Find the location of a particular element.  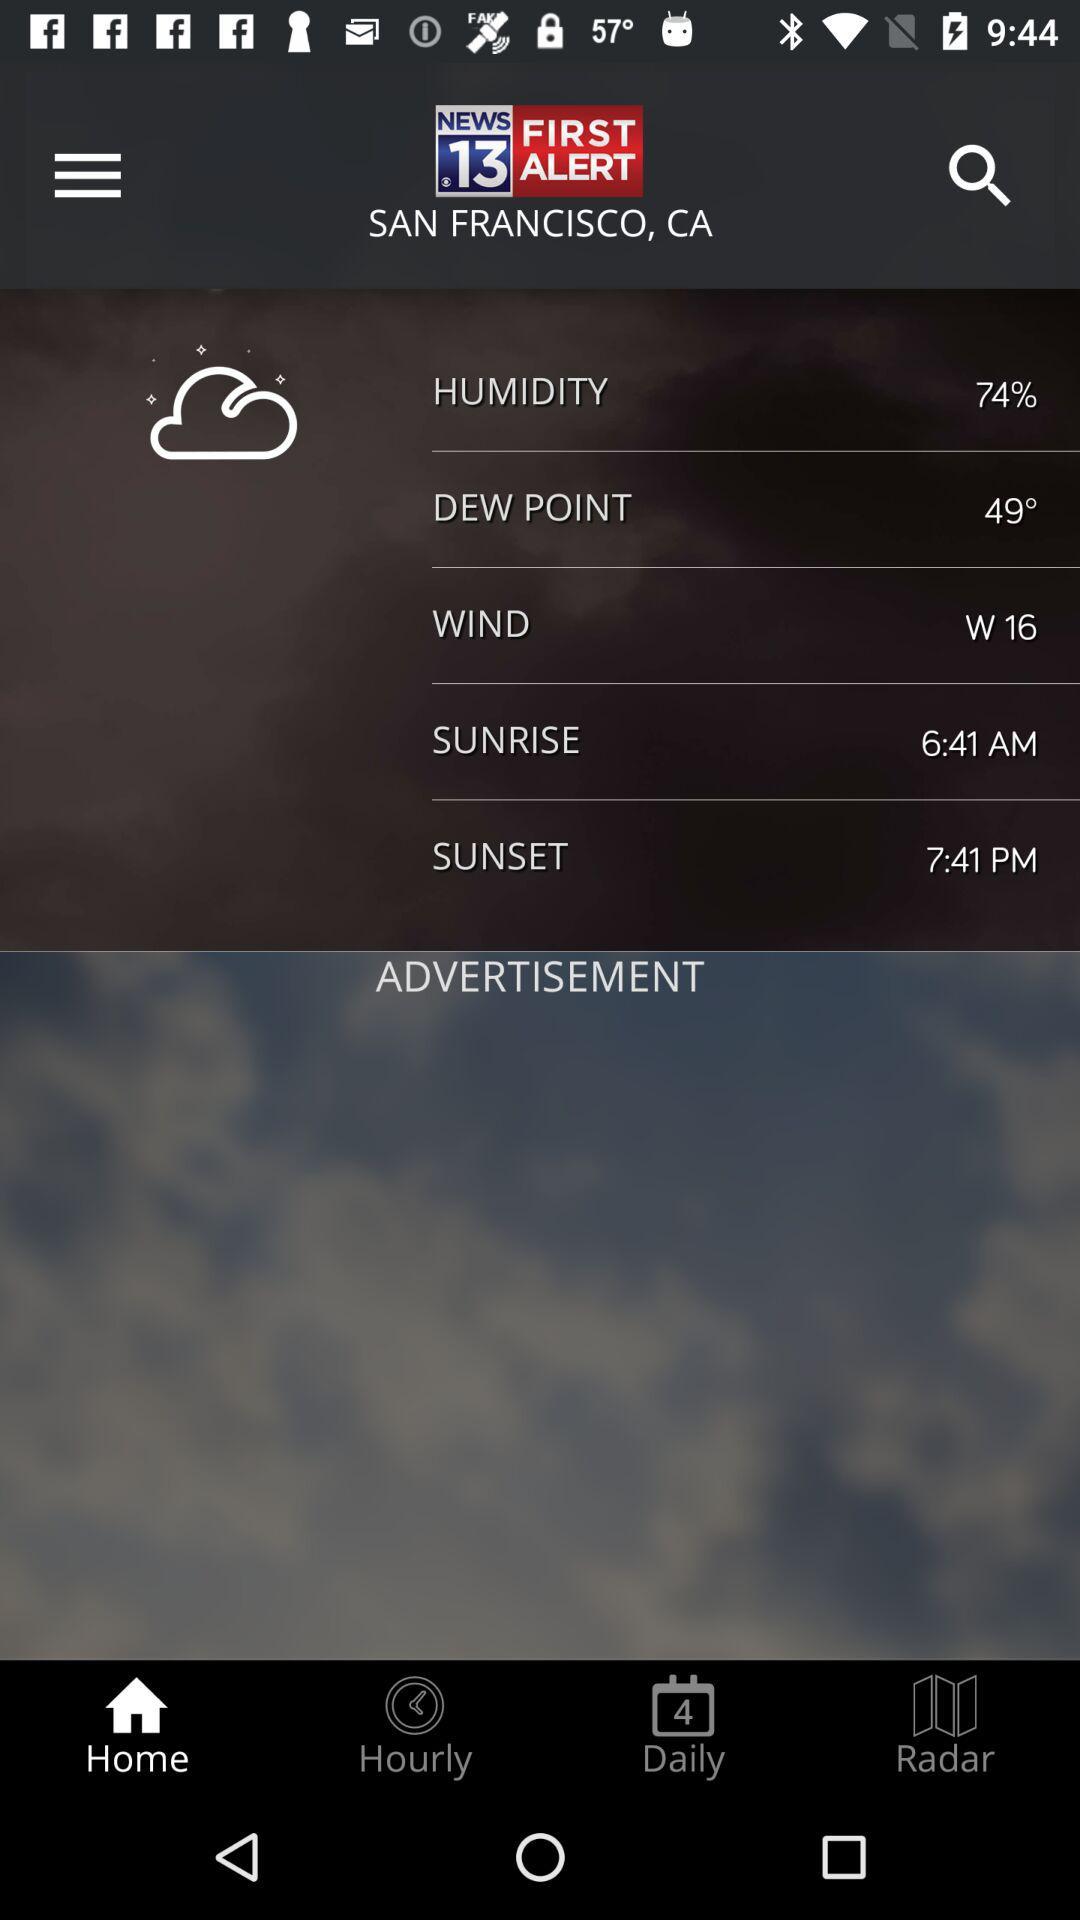

the daily radio button is located at coordinates (682, 1726).